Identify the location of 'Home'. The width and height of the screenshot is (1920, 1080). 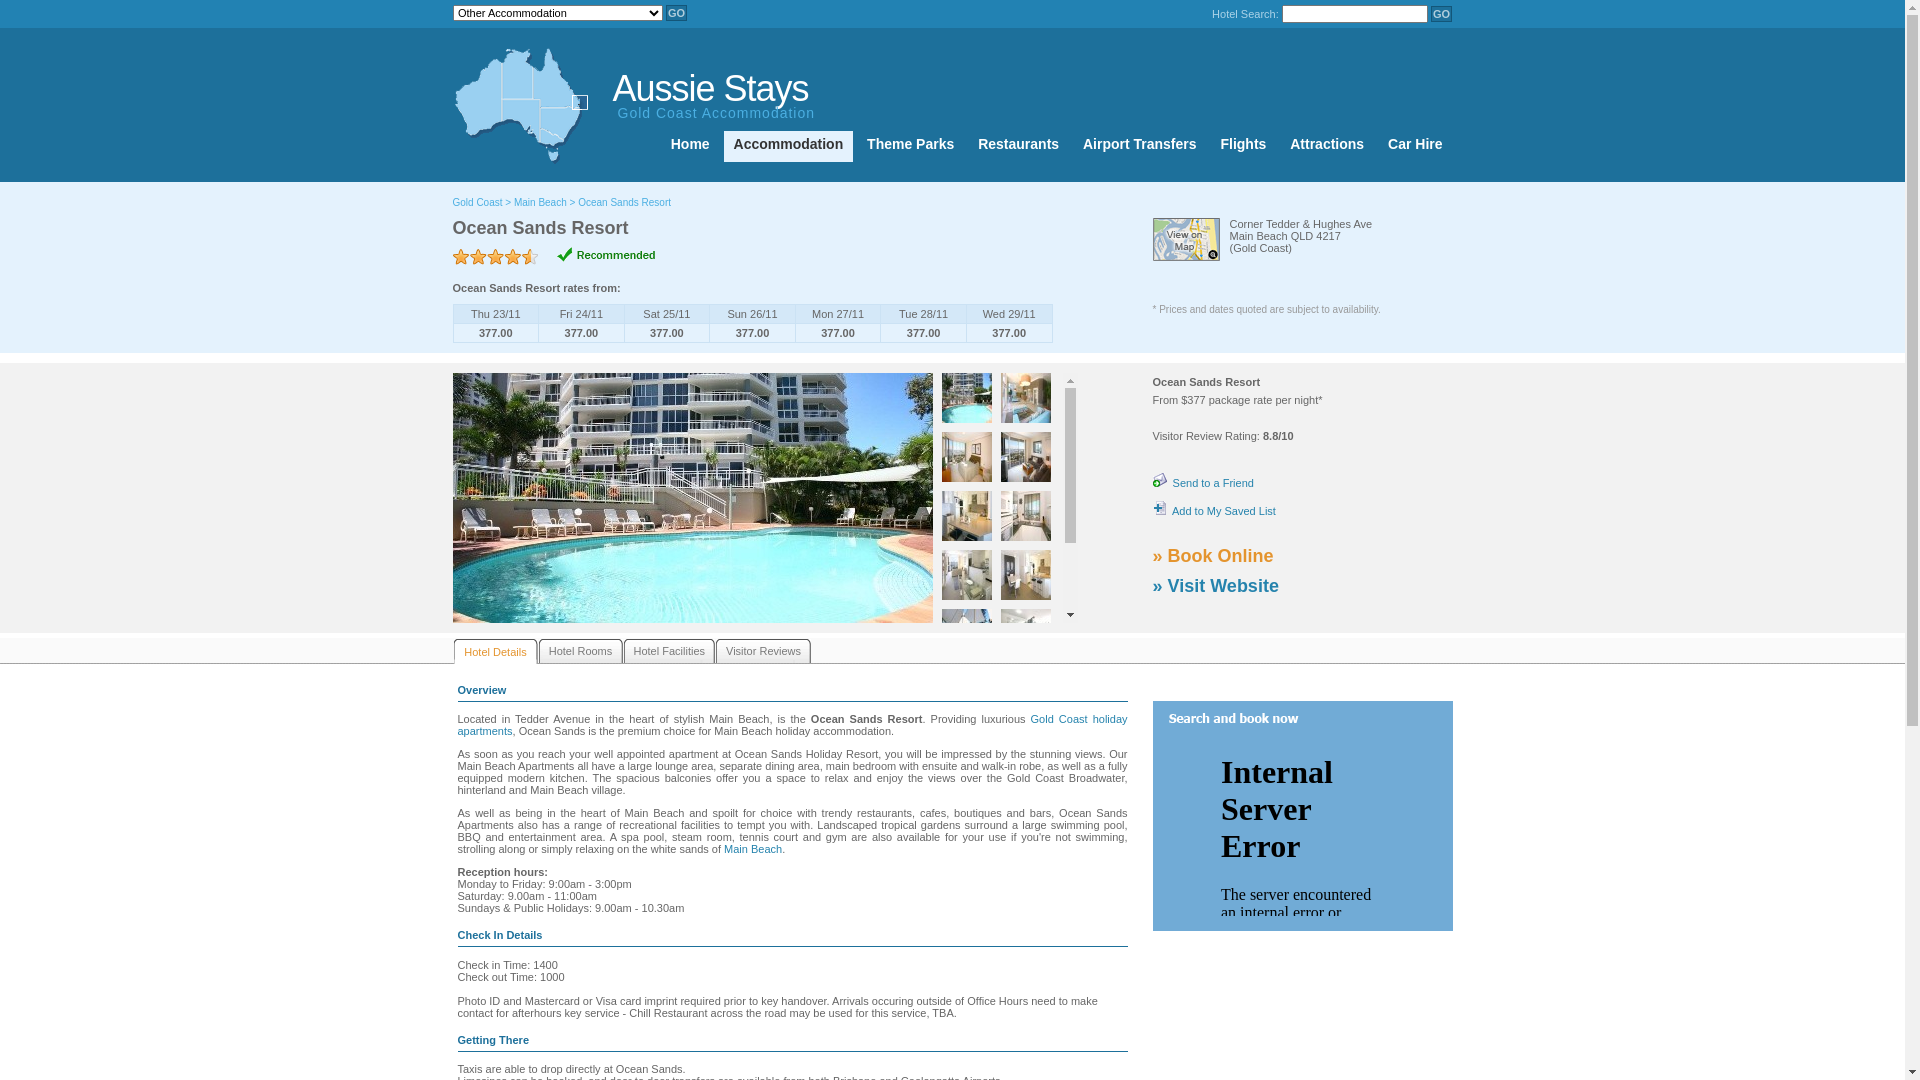
(661, 145).